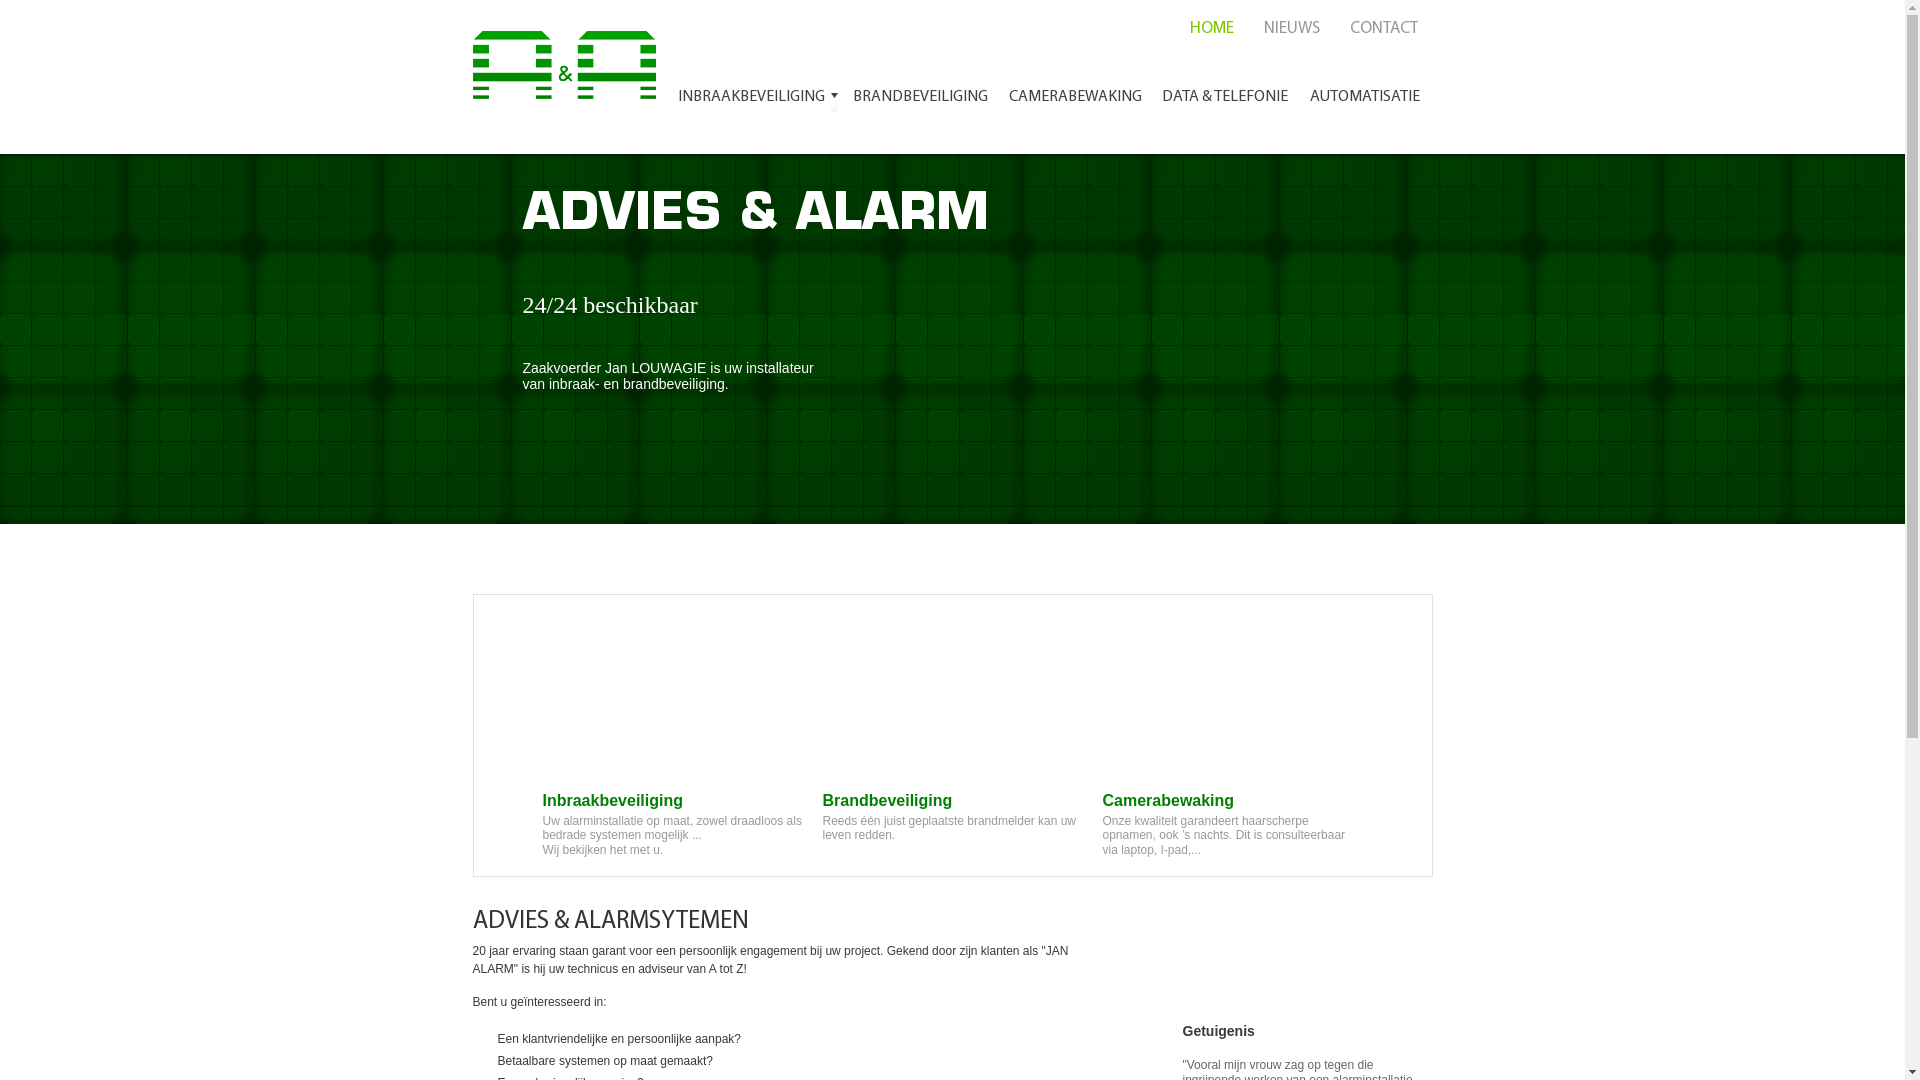 The width and height of the screenshot is (1920, 1080). What do you see at coordinates (918, 100) in the screenshot?
I see `'BRANDBEVEILIGING'` at bounding box center [918, 100].